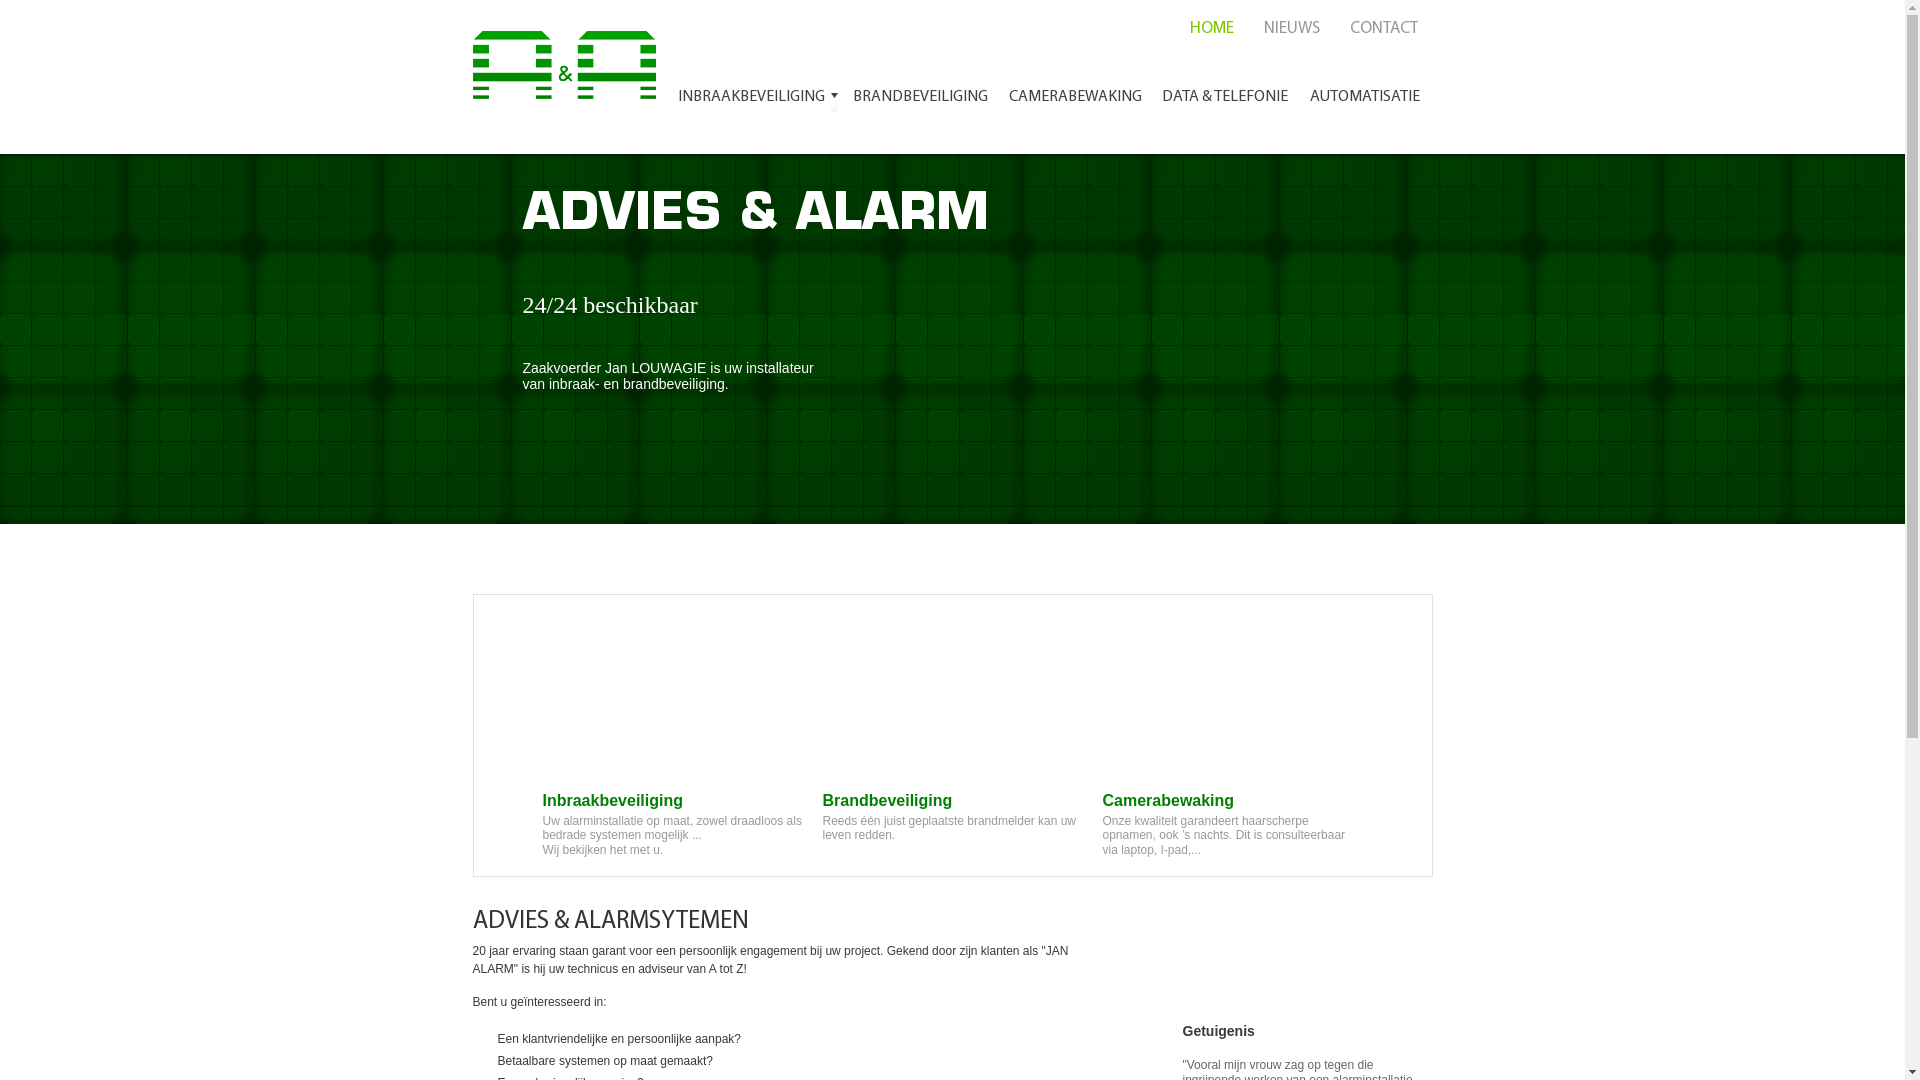 The width and height of the screenshot is (1920, 1080). What do you see at coordinates (918, 100) in the screenshot?
I see `'BRANDBEVEILIGING'` at bounding box center [918, 100].